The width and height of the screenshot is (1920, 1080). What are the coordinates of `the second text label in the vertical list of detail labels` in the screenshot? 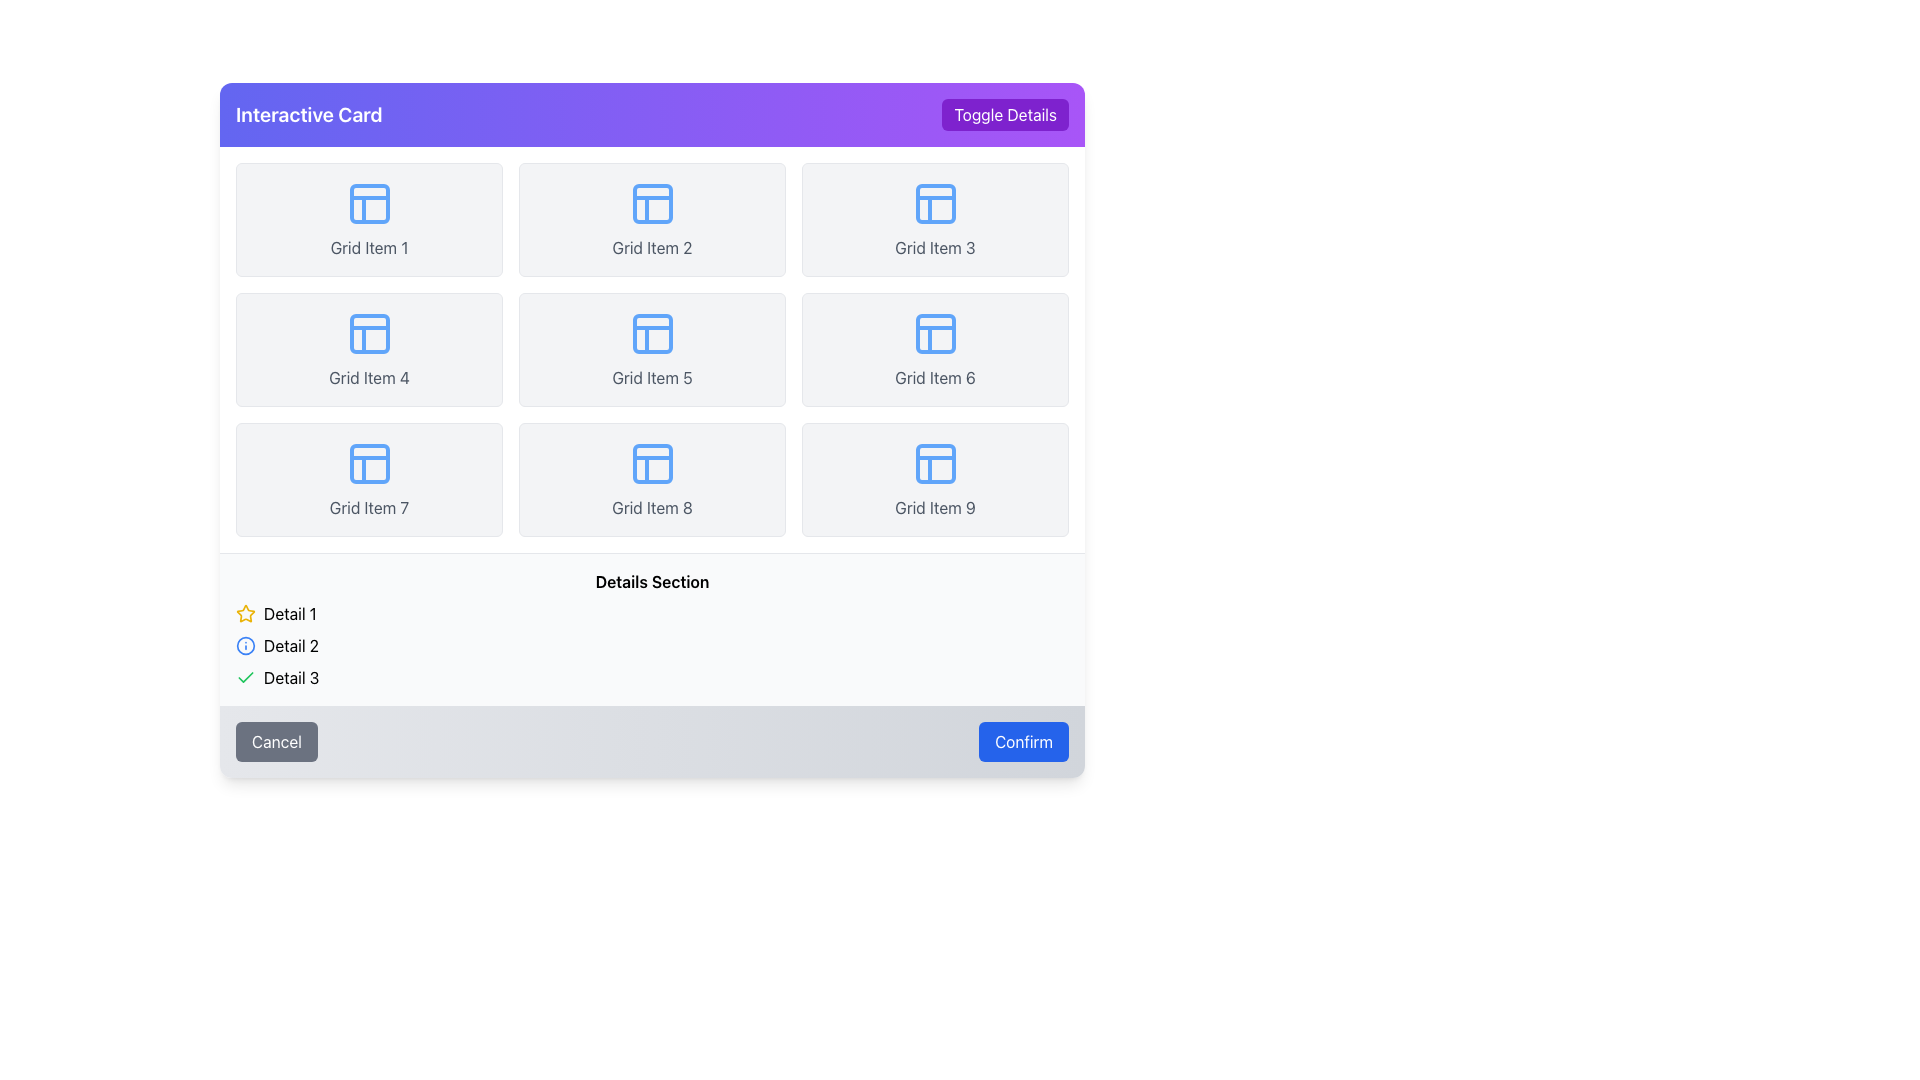 It's located at (290, 645).